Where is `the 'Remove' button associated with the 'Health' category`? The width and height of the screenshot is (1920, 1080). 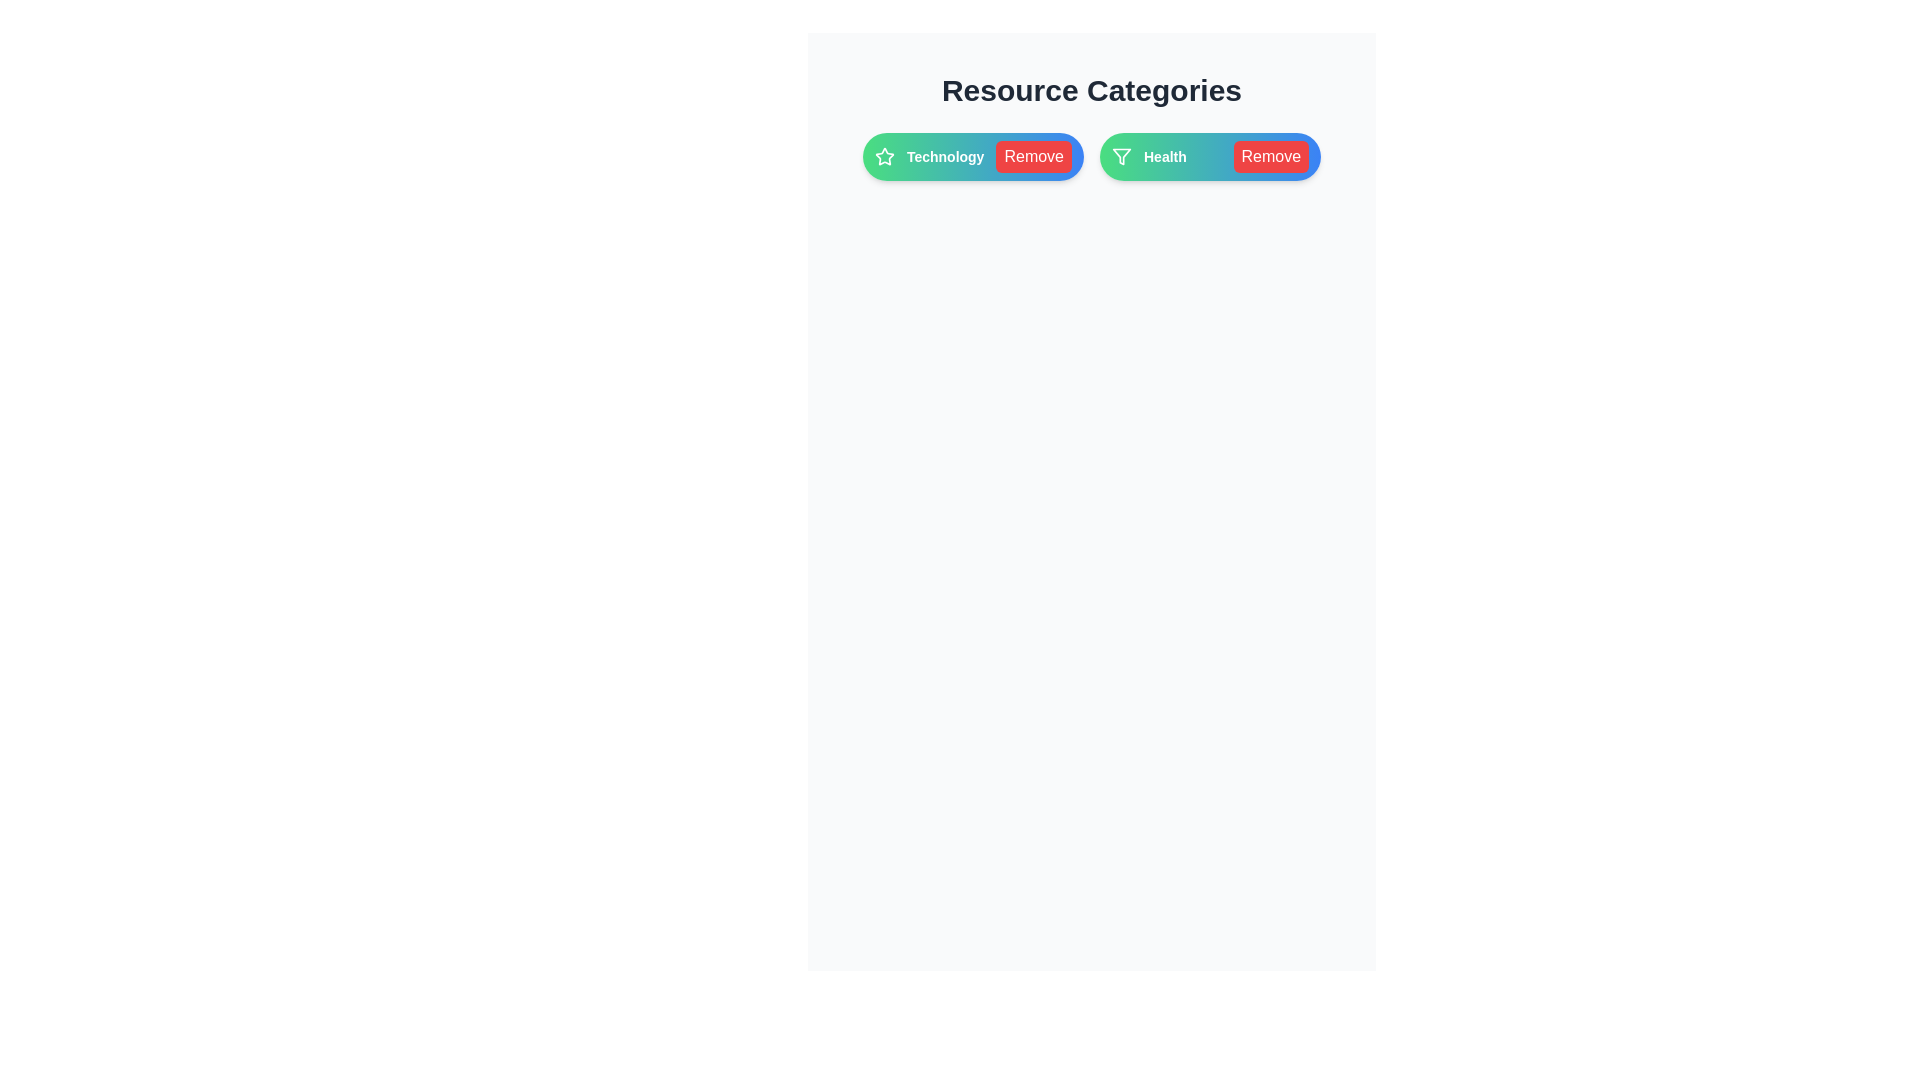
the 'Remove' button associated with the 'Health' category is located at coordinates (1270, 156).